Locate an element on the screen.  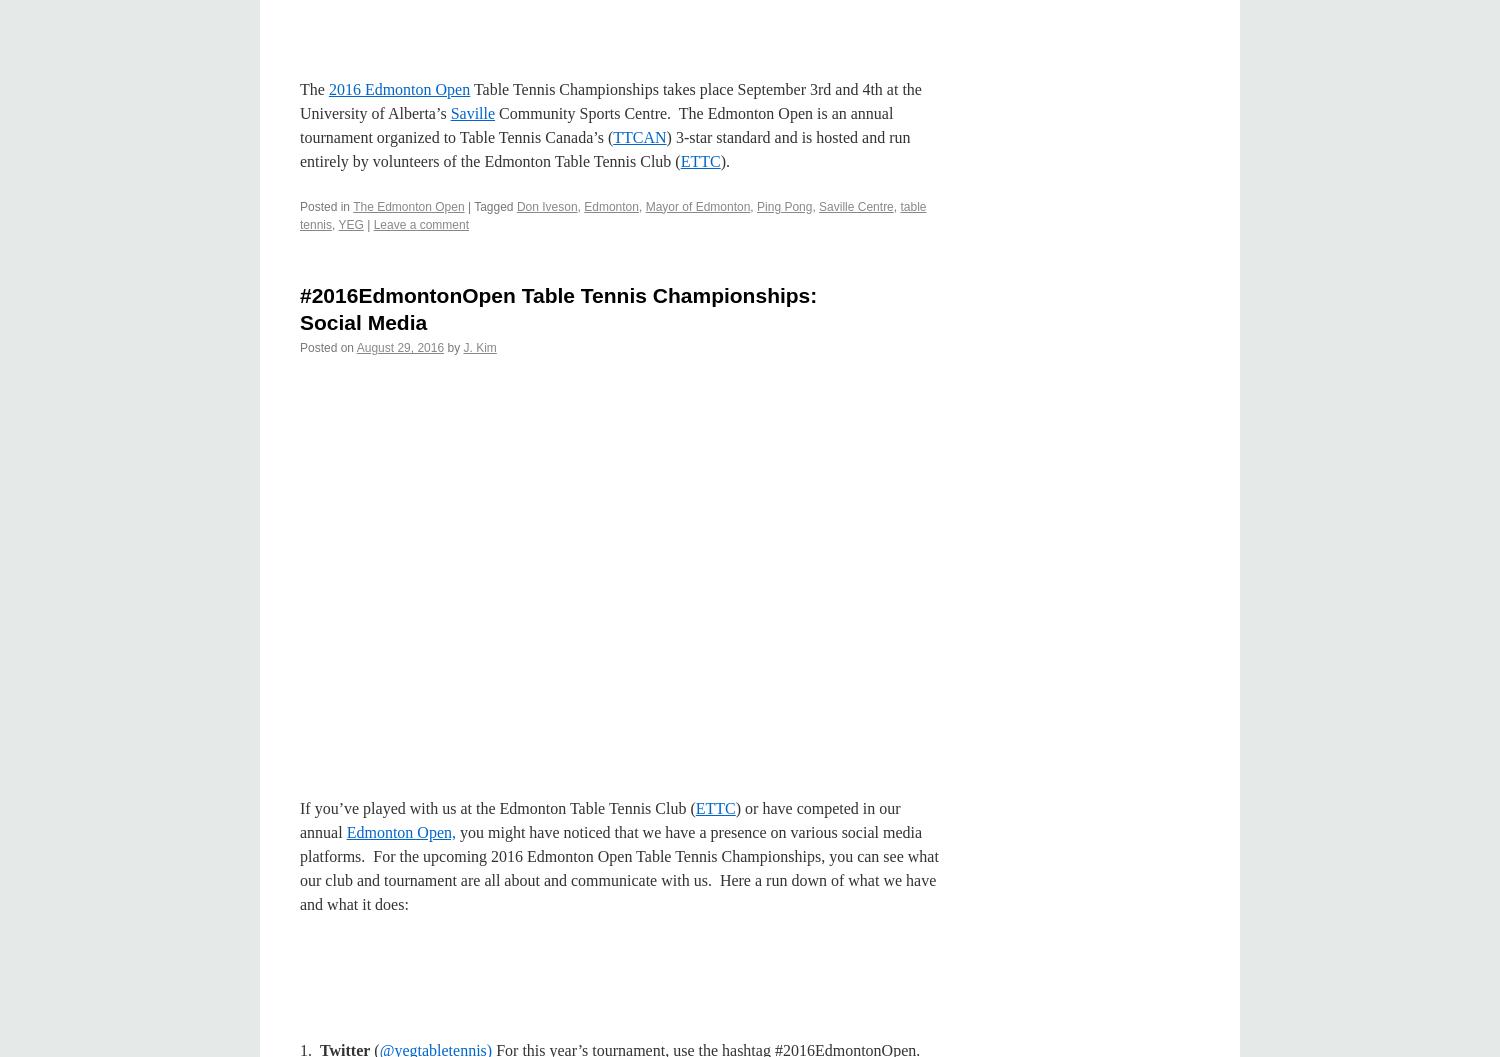
'Saville Centre' is located at coordinates (855, 206).